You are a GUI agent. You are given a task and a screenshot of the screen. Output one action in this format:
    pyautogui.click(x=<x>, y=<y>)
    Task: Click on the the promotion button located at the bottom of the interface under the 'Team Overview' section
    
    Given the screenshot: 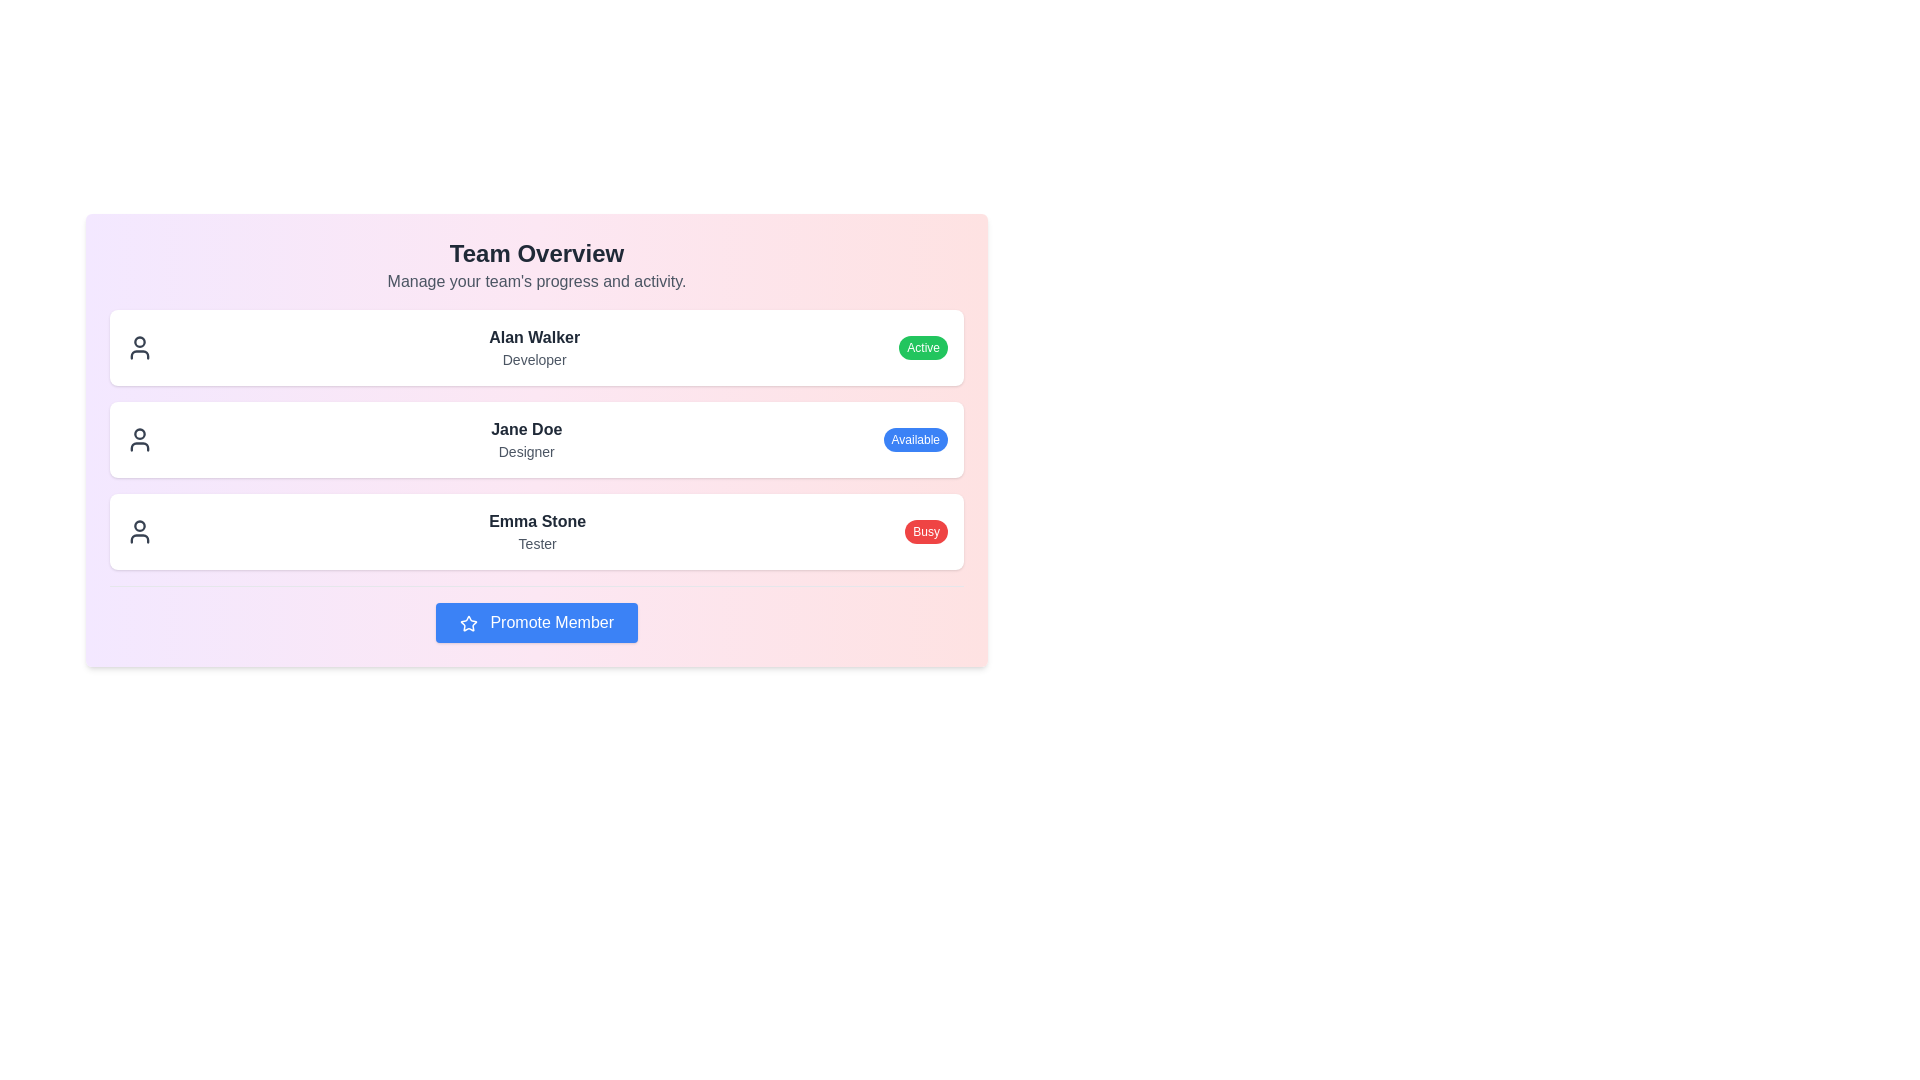 What is the action you would take?
    pyautogui.click(x=537, y=622)
    